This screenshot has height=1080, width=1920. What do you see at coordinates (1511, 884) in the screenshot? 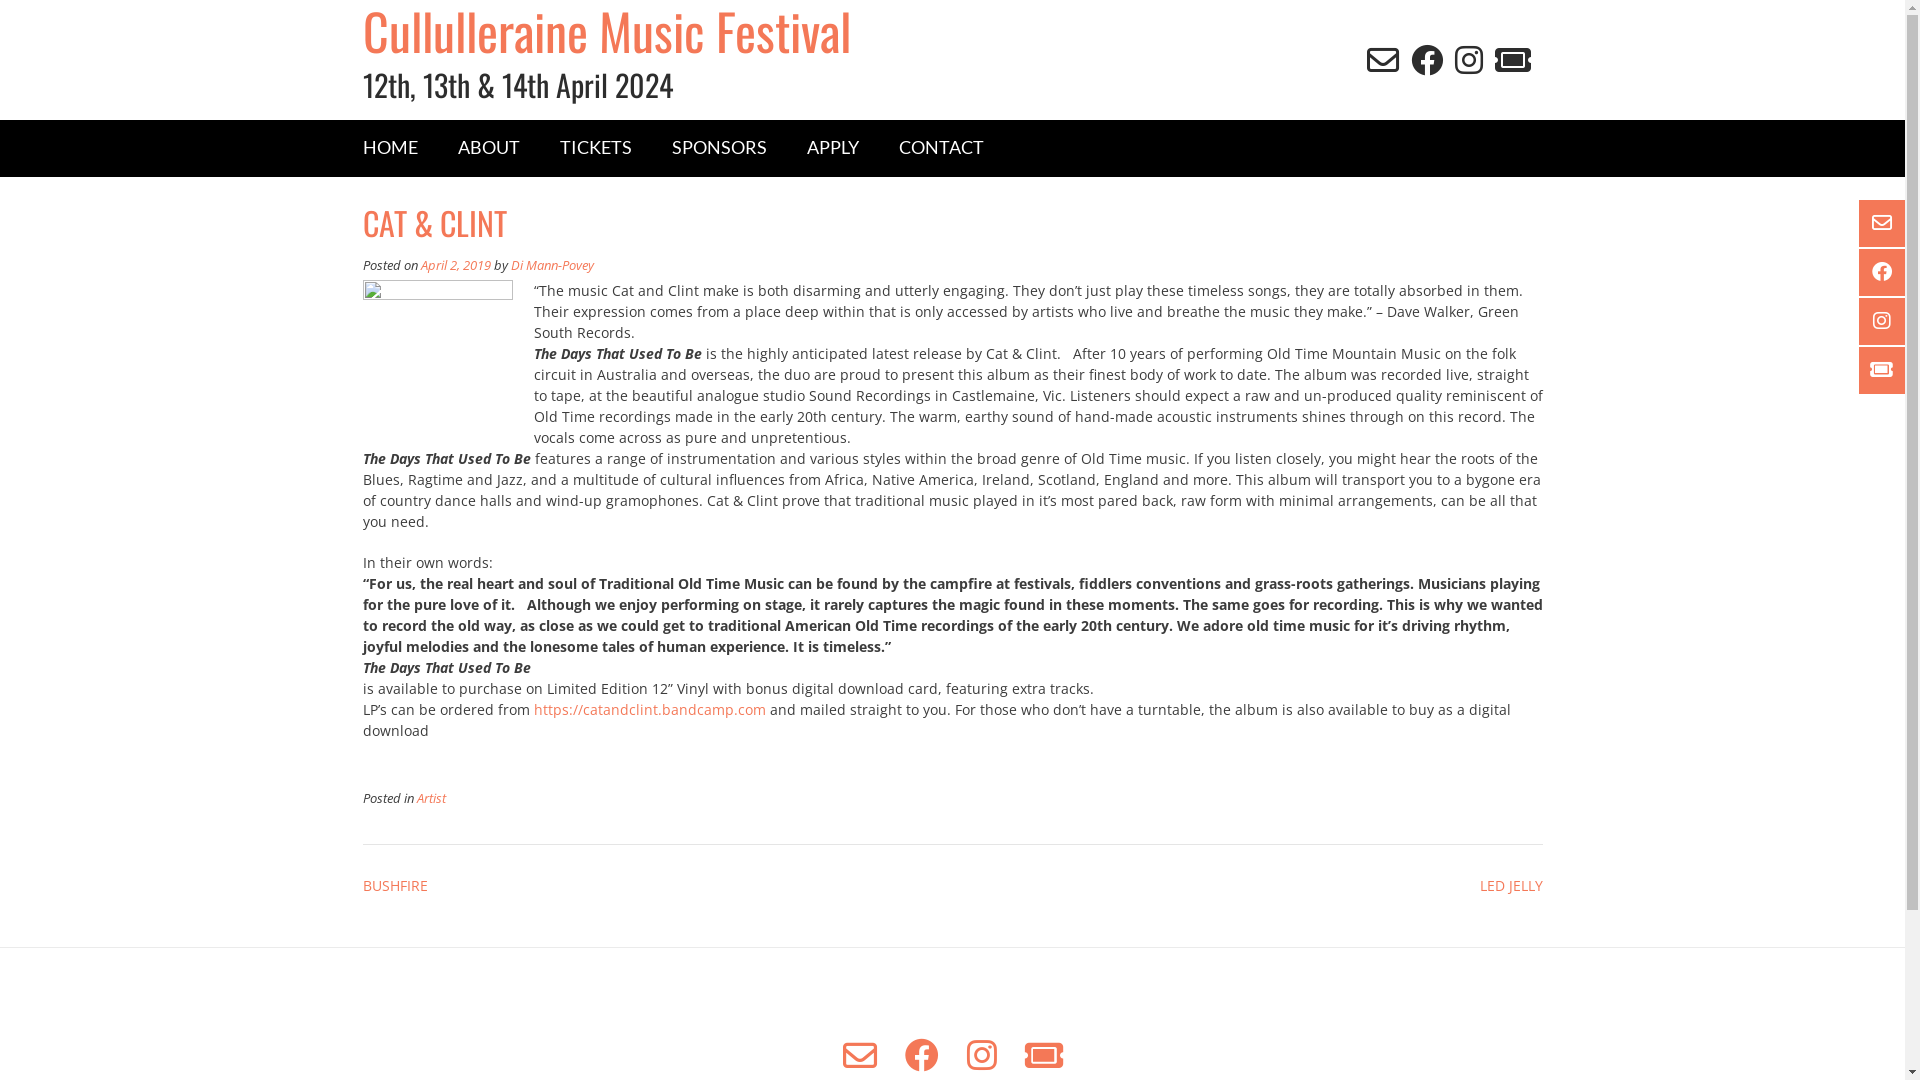
I see `'LED JELLY'` at bounding box center [1511, 884].